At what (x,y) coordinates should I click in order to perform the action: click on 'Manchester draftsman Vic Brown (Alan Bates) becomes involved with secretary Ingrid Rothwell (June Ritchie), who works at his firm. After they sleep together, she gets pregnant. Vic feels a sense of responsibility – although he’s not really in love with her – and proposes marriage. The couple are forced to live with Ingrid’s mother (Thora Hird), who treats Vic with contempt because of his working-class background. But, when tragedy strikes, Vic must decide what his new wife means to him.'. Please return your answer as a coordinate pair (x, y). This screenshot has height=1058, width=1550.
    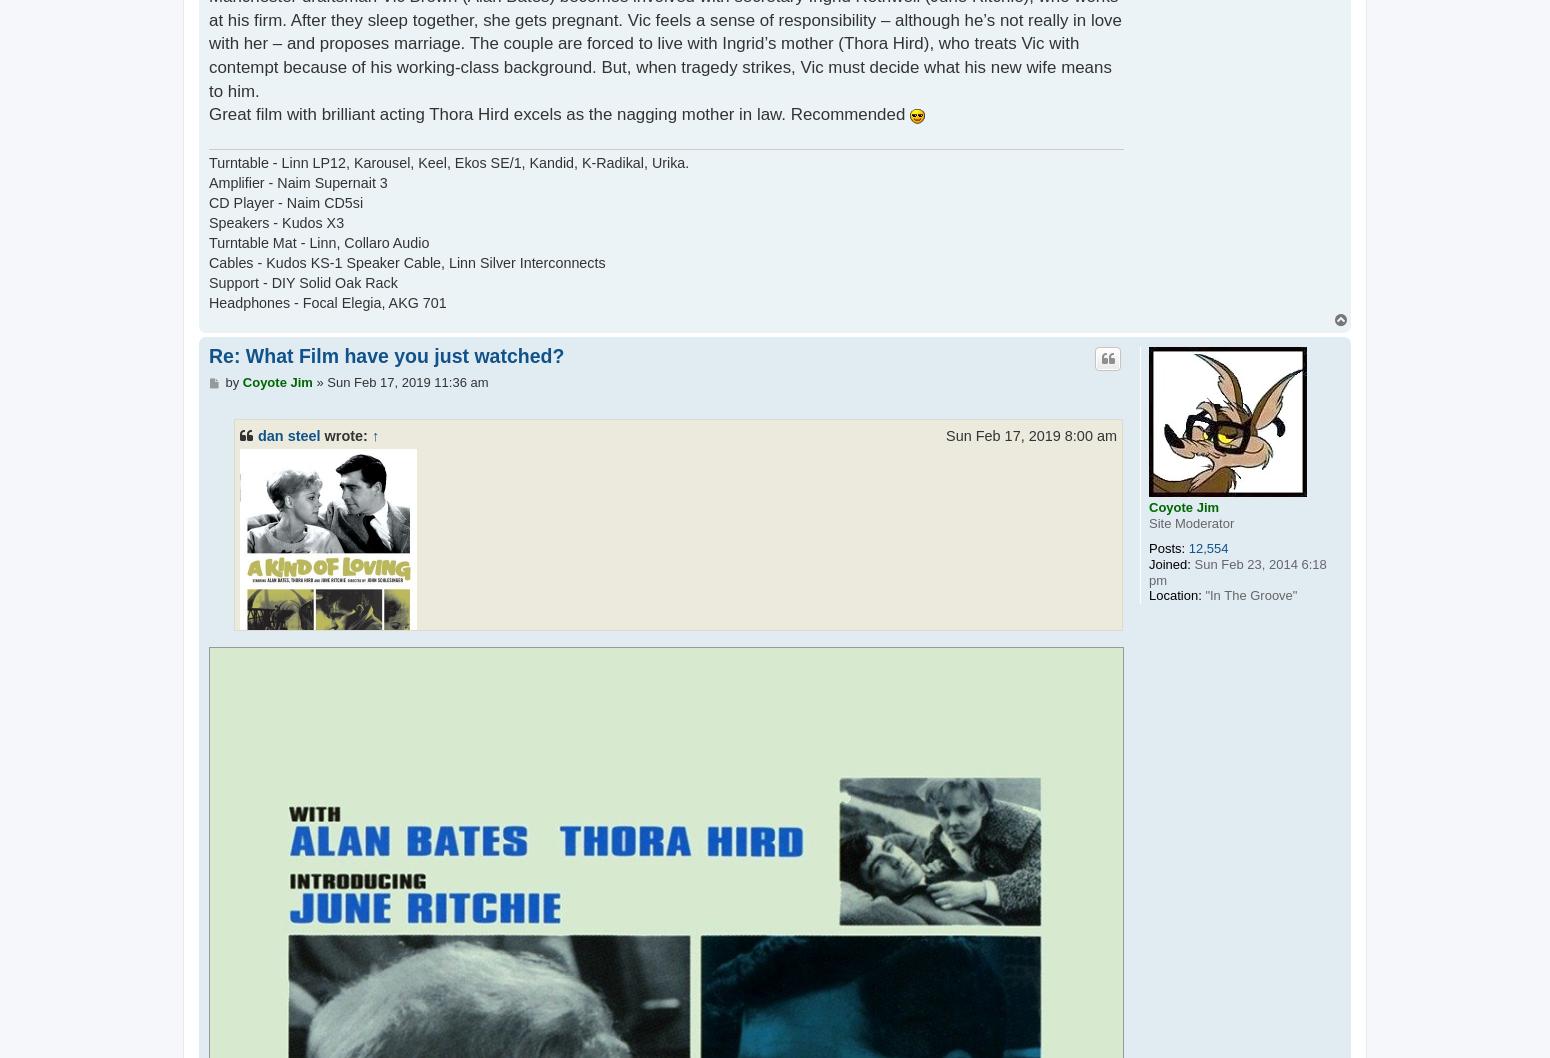
    Looking at the image, I should click on (676, 826).